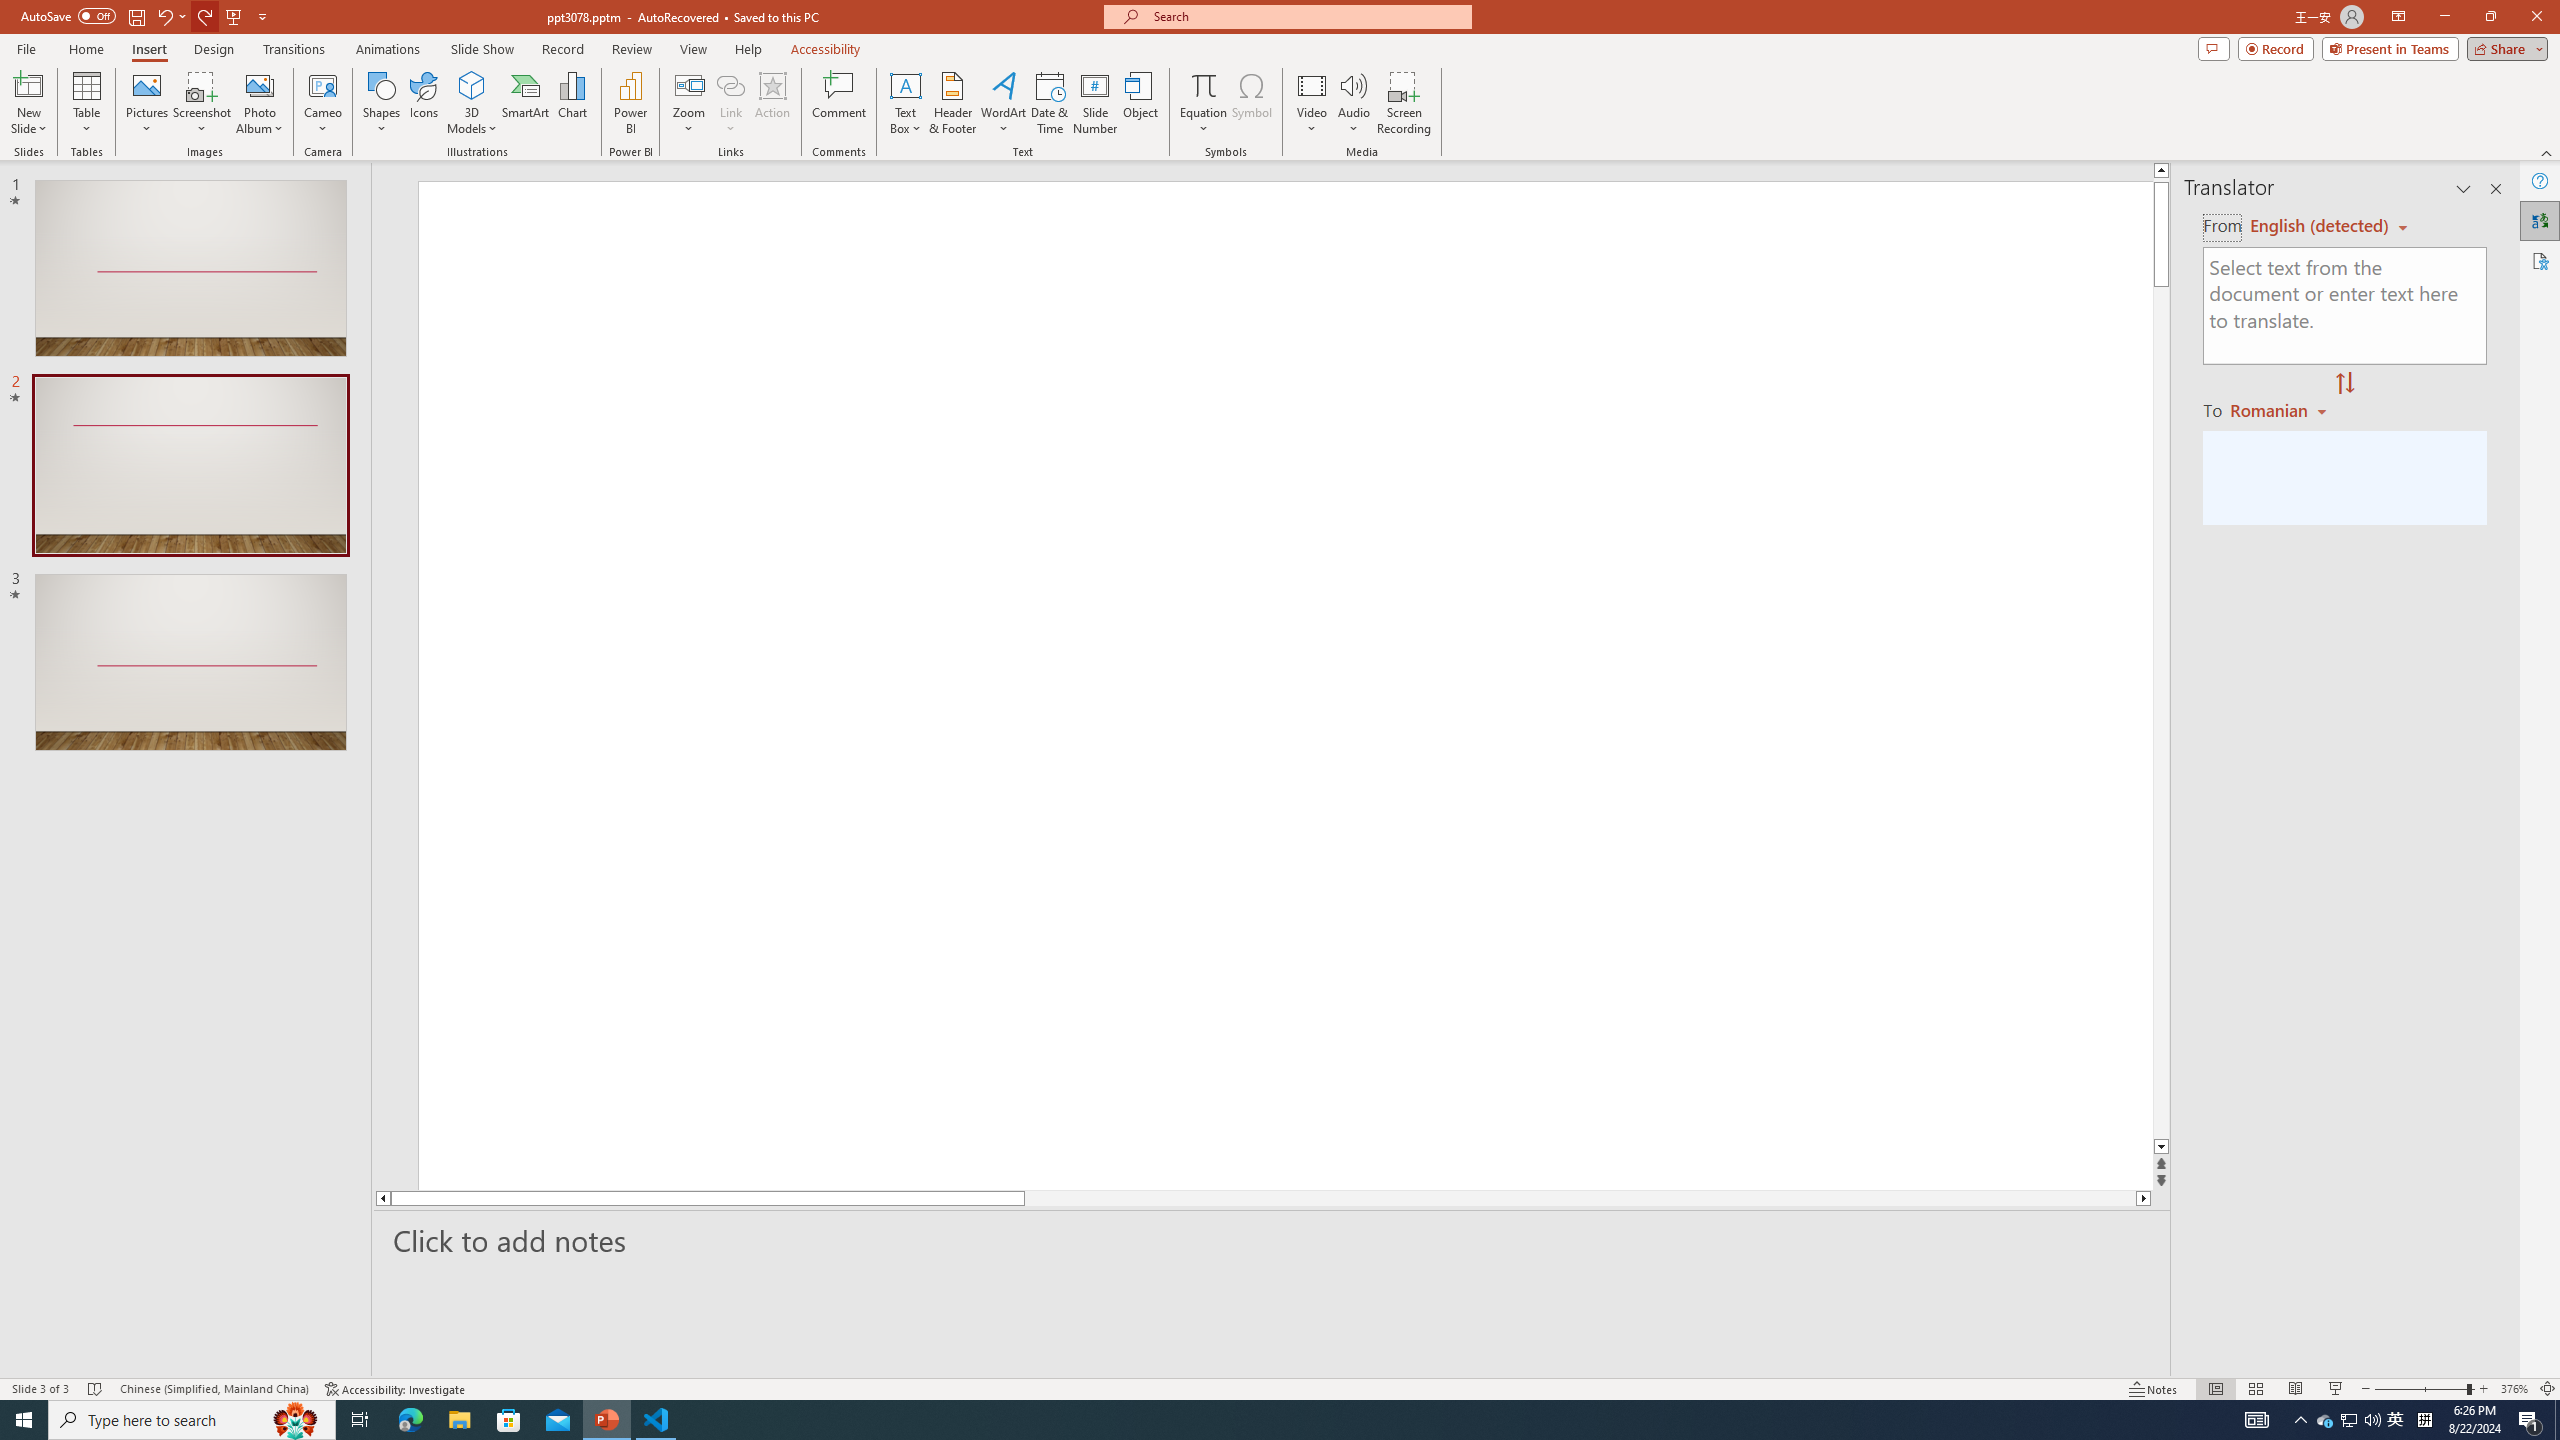 This screenshot has width=2560, height=1440. What do you see at coordinates (201, 103) in the screenshot?
I see `'Screenshot'` at bounding box center [201, 103].